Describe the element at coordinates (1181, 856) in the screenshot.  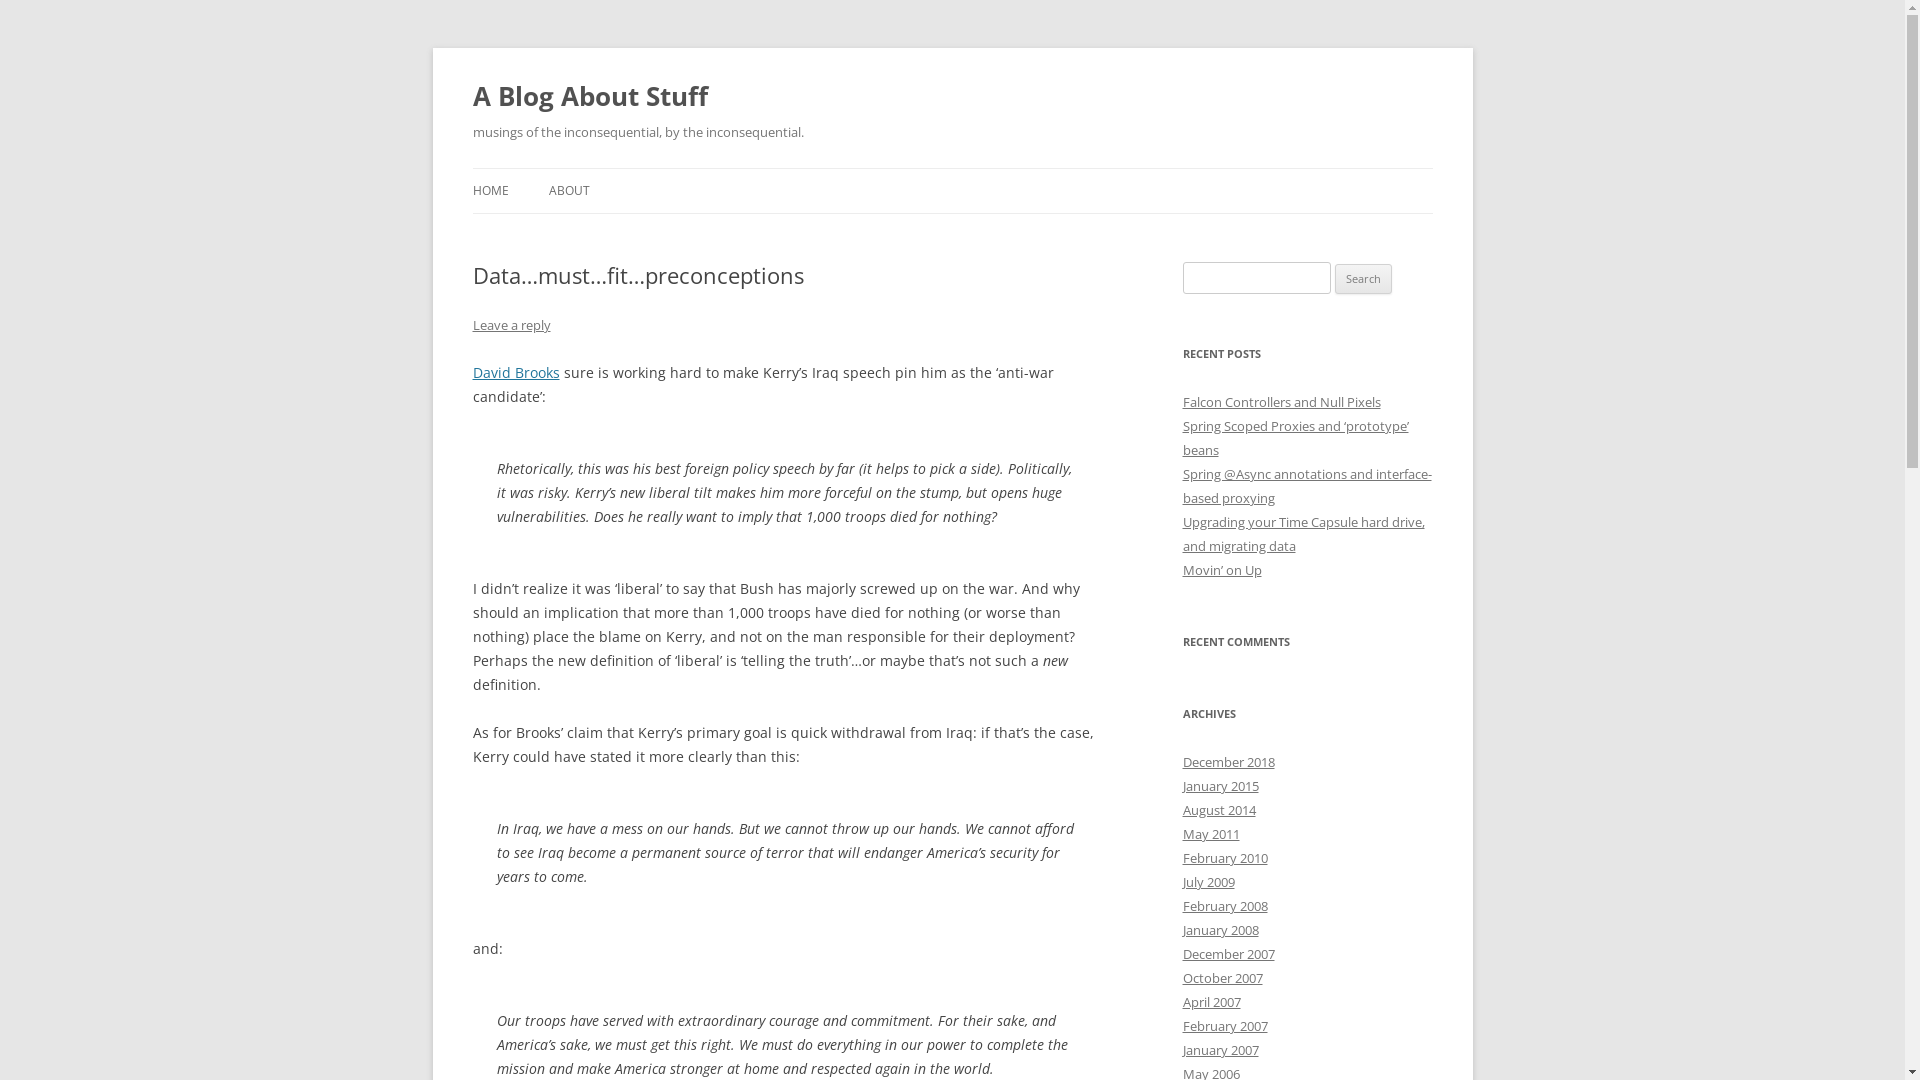
I see `'February 2010'` at that location.